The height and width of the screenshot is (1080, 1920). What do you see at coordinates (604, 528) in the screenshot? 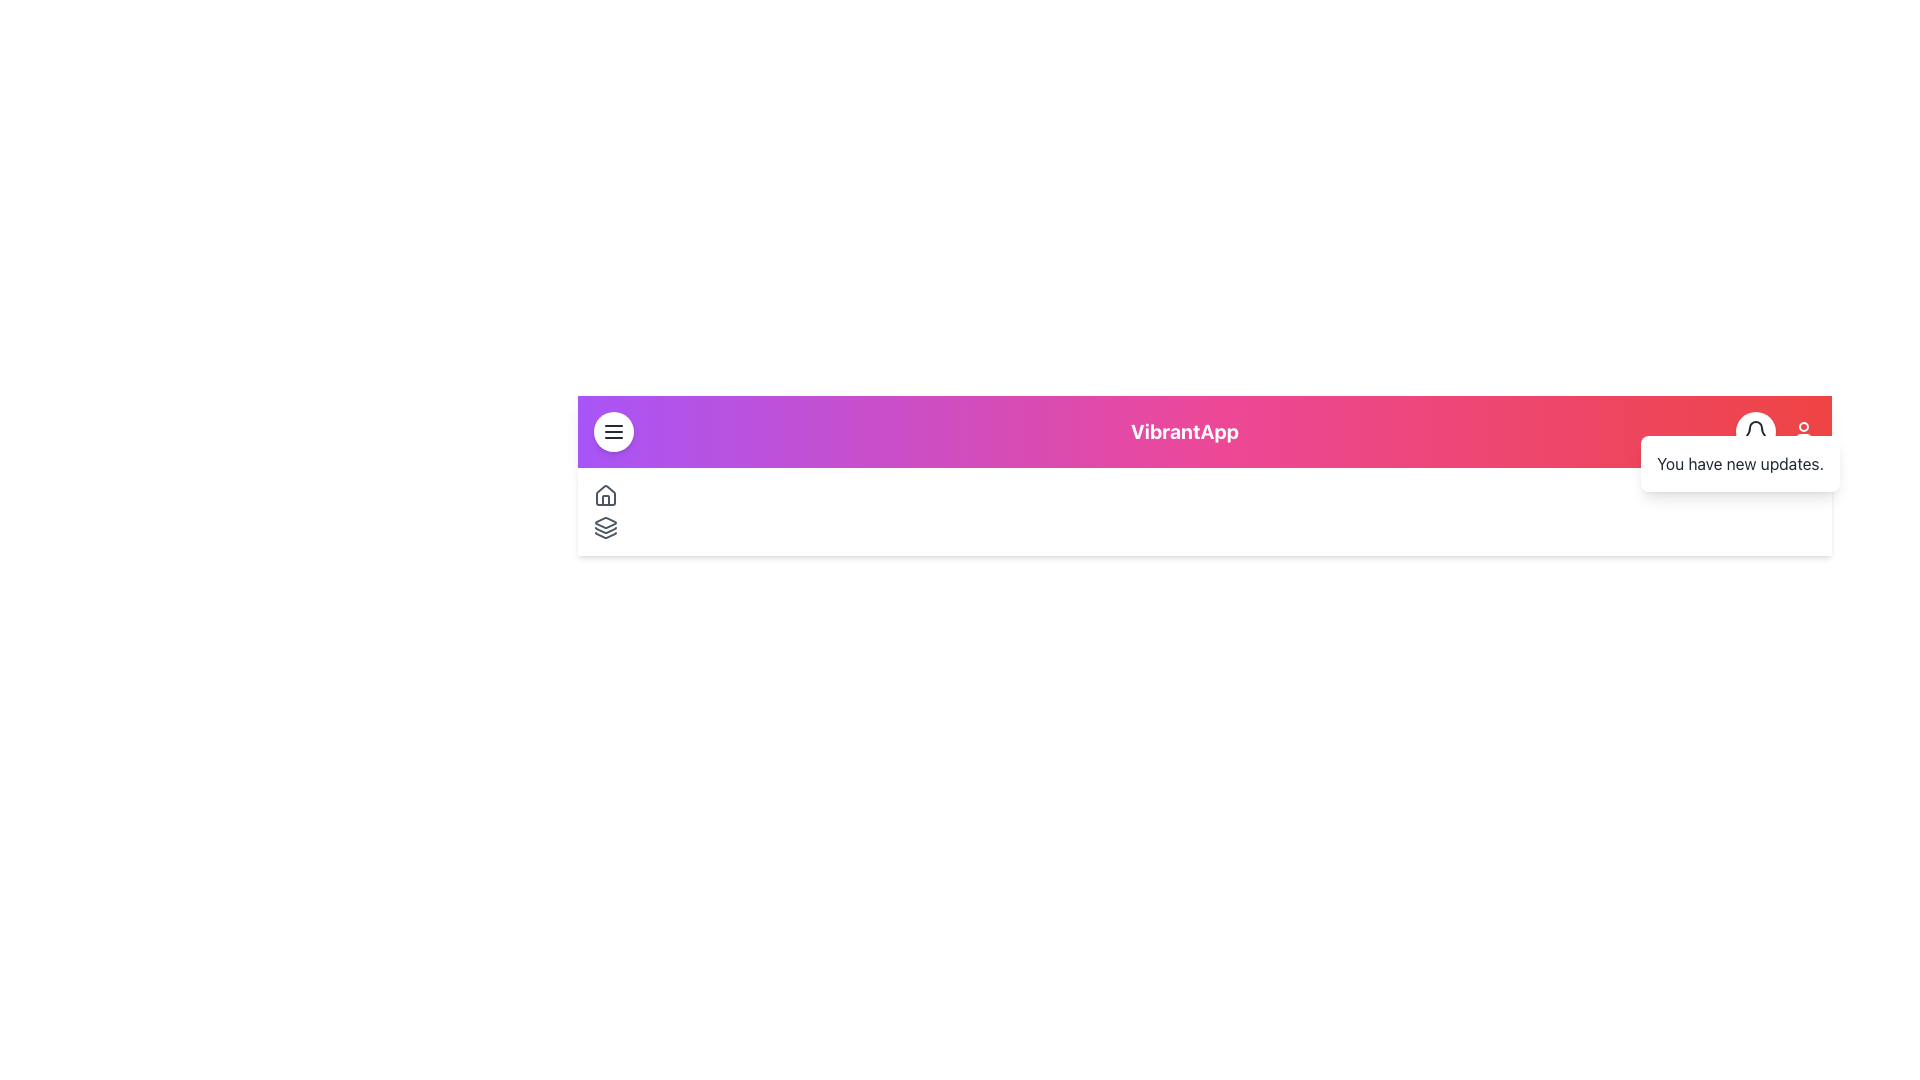
I see `the second graphic icon in the vertical stack, which resembles a minimalist polygon-like structure, located below the home-like icon` at bounding box center [604, 528].